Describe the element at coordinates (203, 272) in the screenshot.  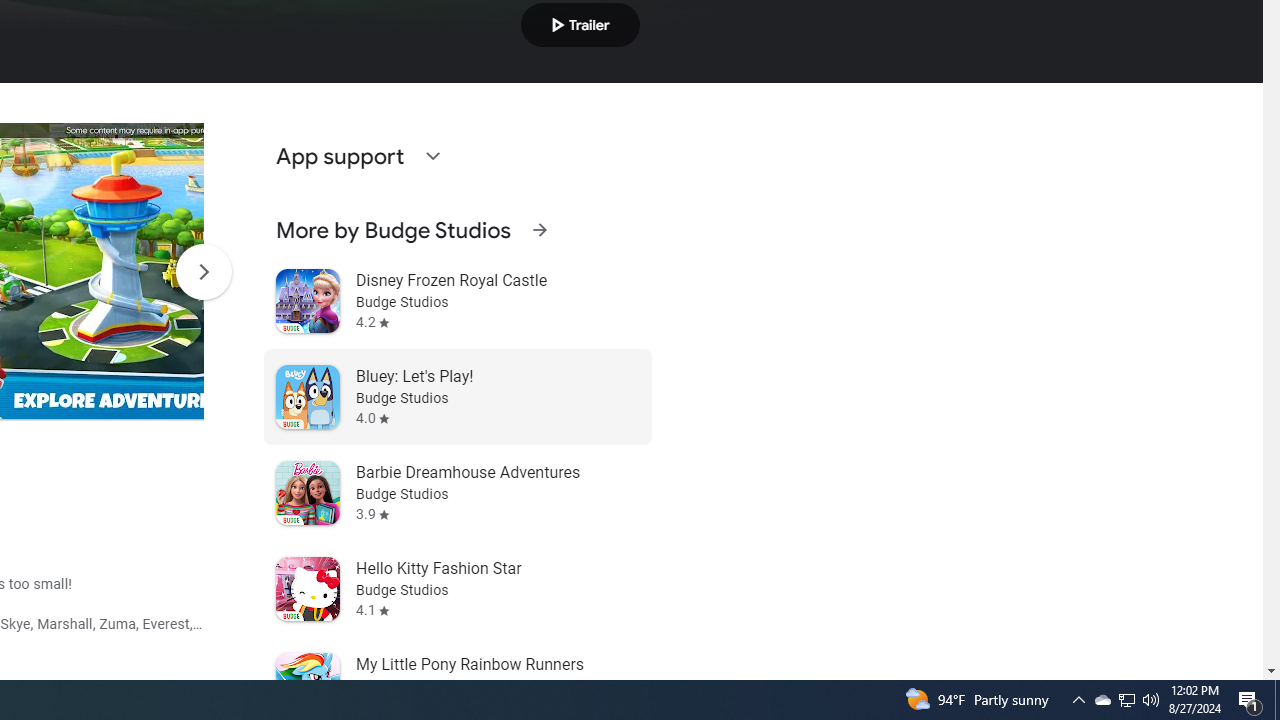
I see `'Scroll Next'` at that location.